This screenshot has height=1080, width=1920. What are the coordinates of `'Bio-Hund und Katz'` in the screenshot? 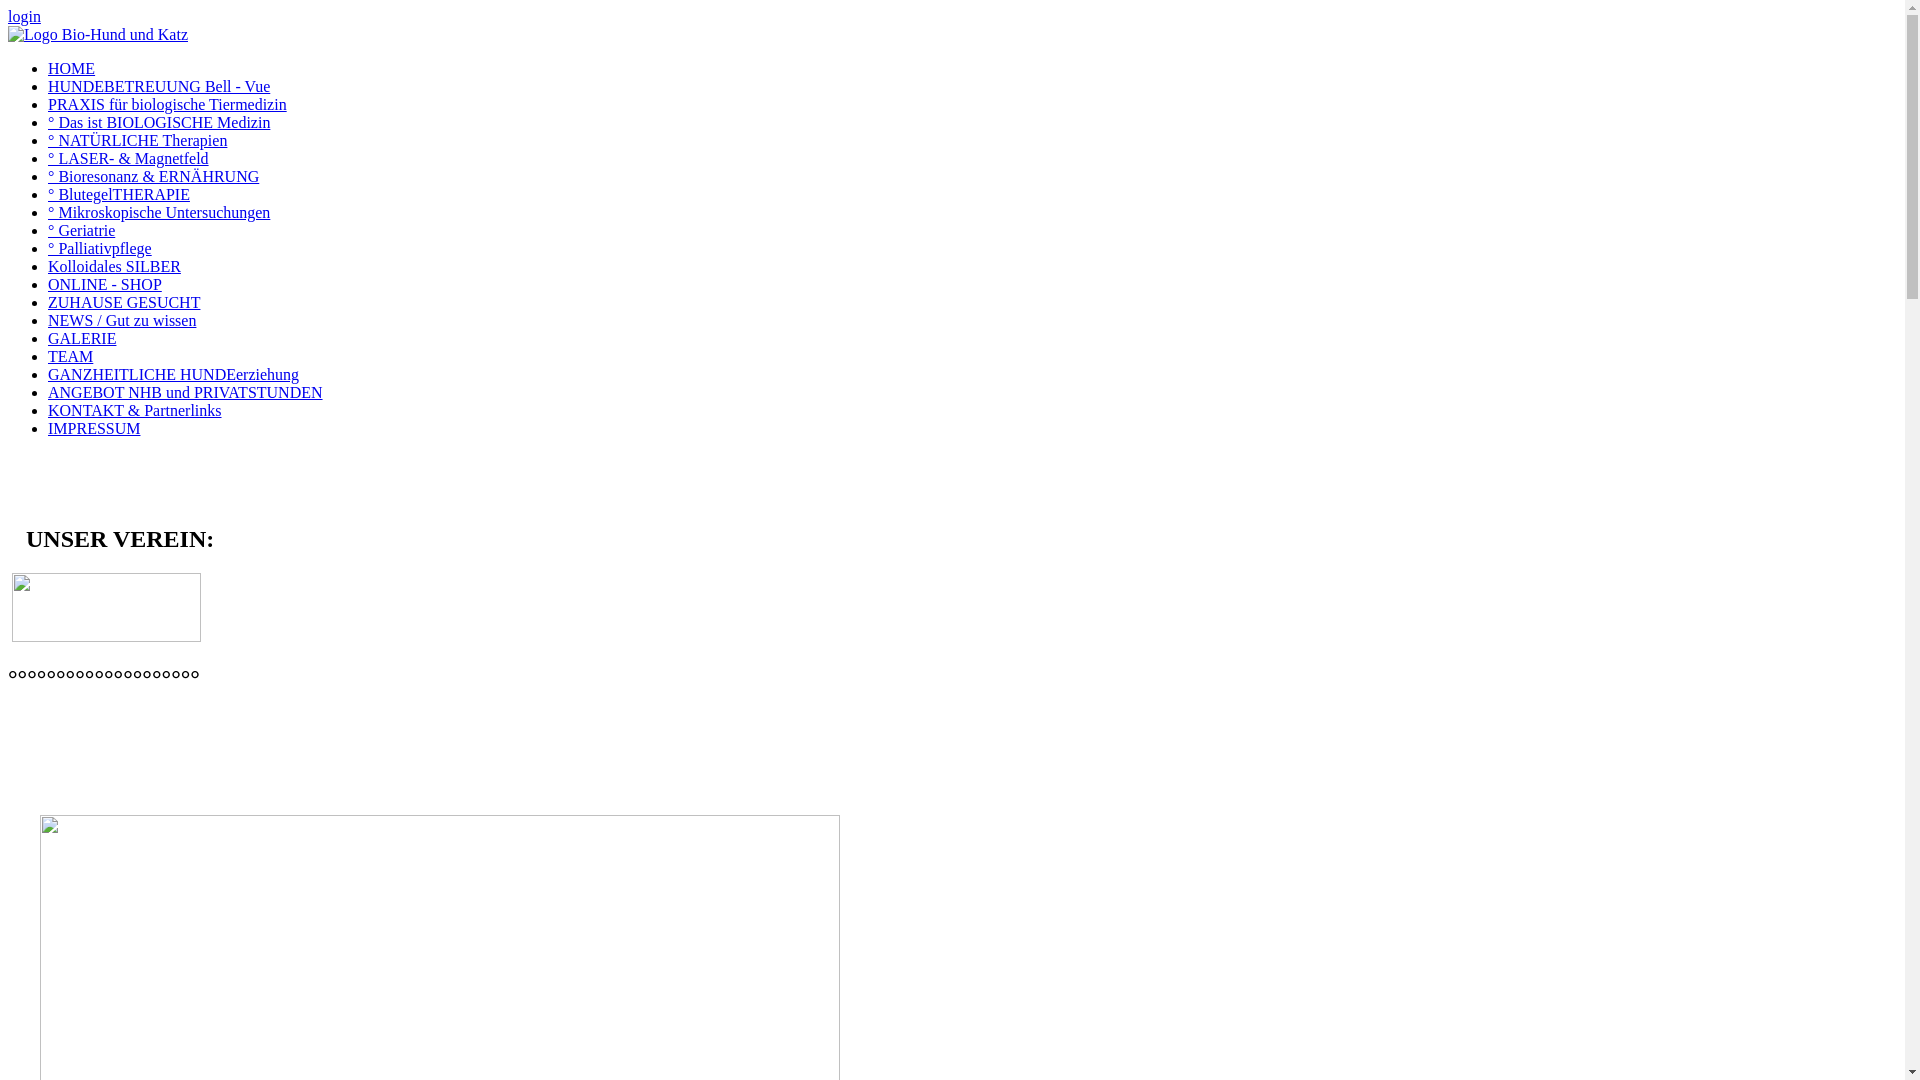 It's located at (8, 34).